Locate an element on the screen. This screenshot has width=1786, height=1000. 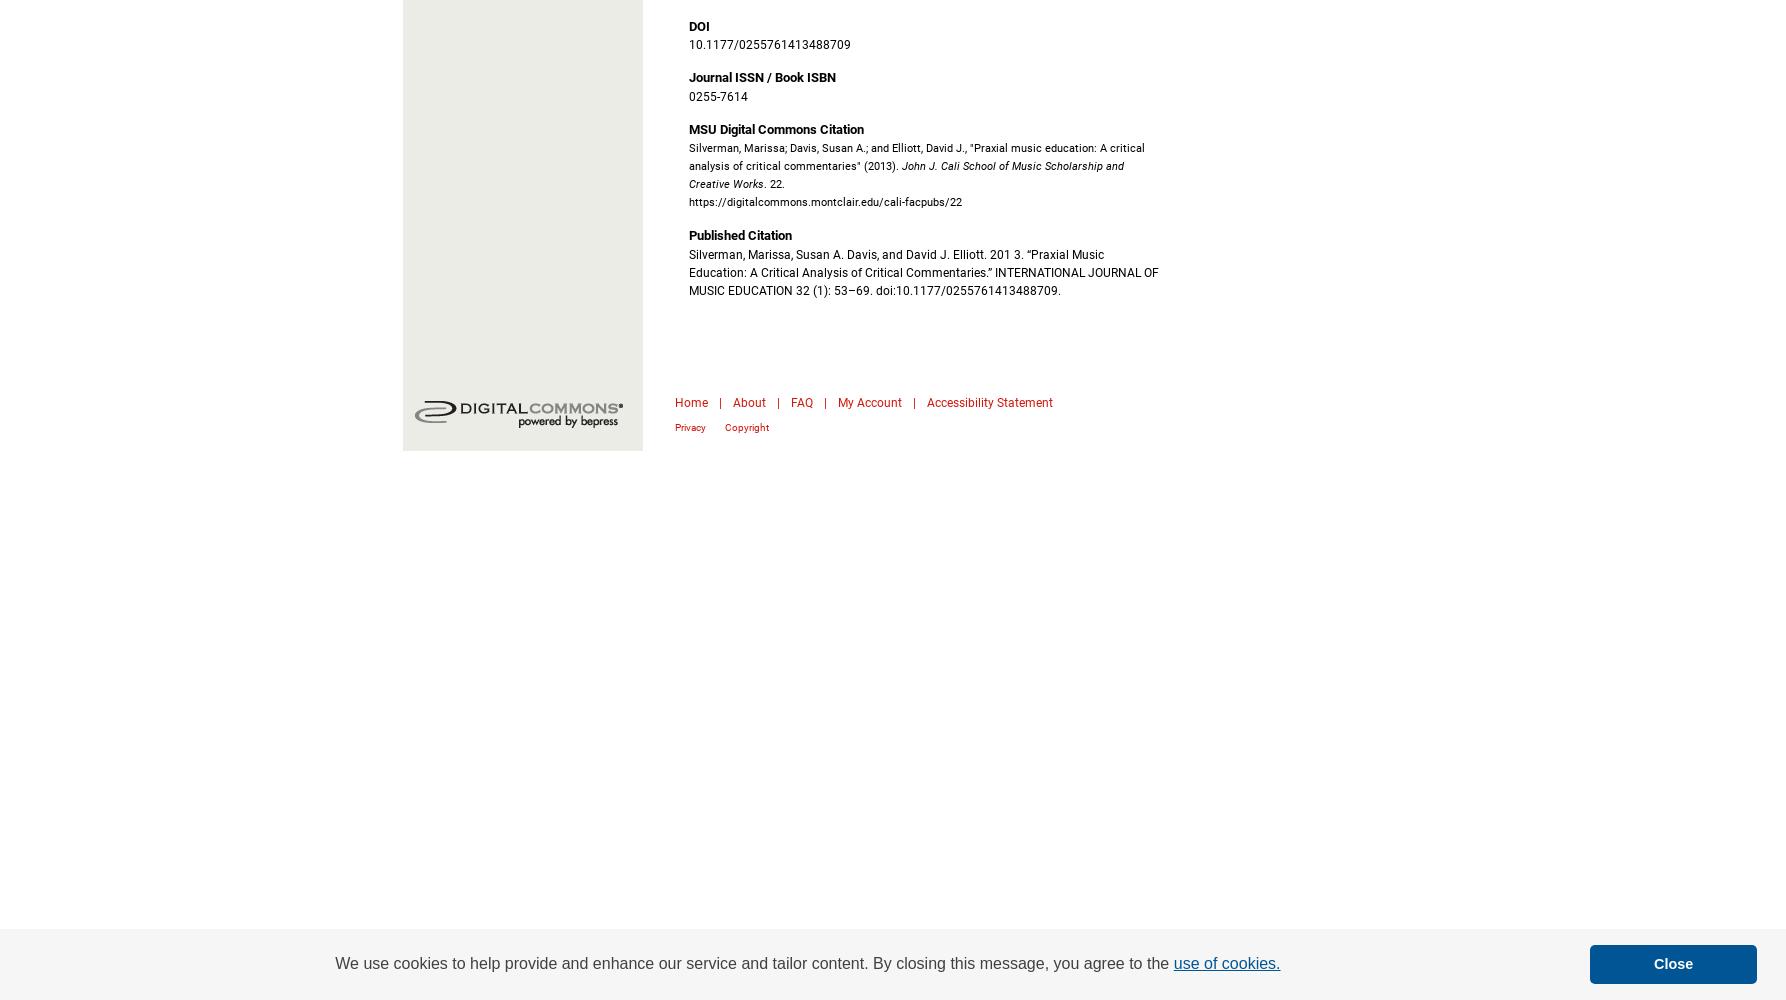
'We use cookies to help provide and enhance our service and tailor content. By closing this message, you agree to the' is located at coordinates (753, 962).